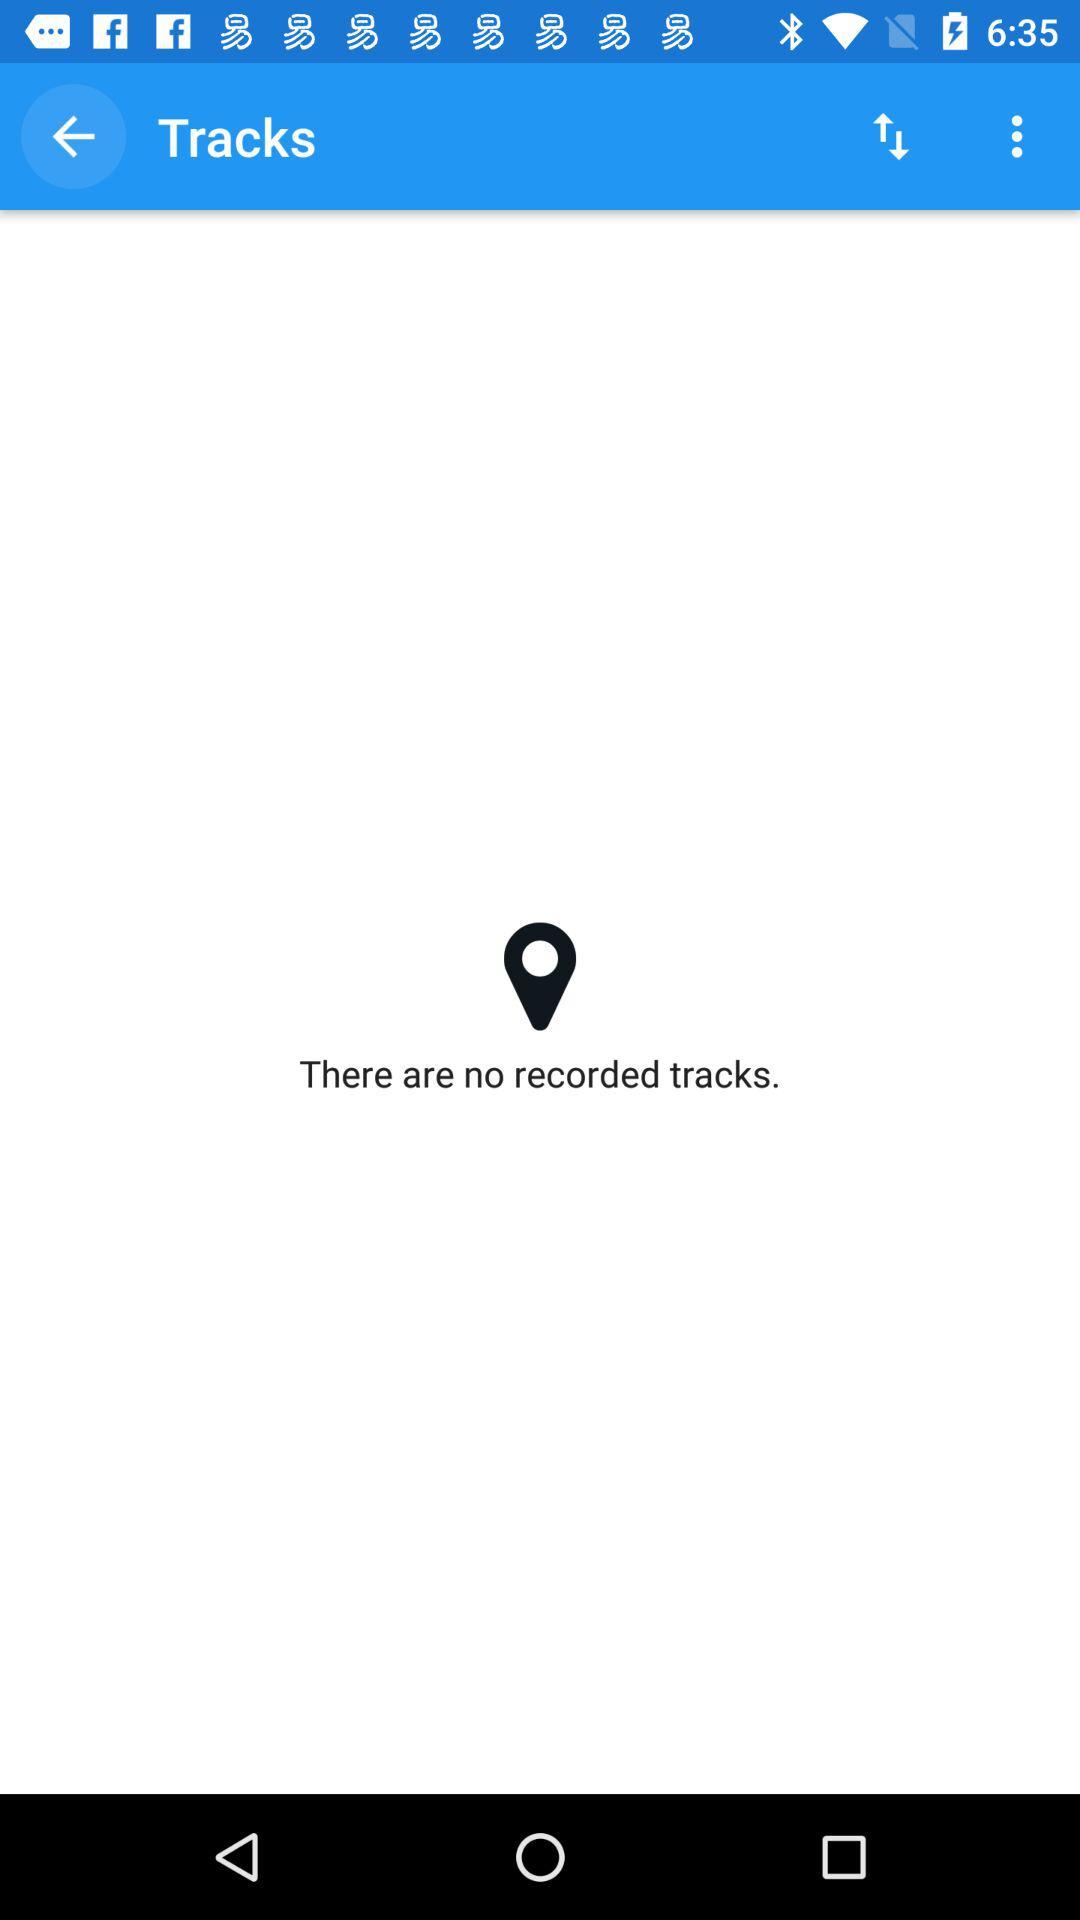 This screenshot has height=1920, width=1080. What do you see at coordinates (72, 135) in the screenshot?
I see `item to the left of the tracks app` at bounding box center [72, 135].